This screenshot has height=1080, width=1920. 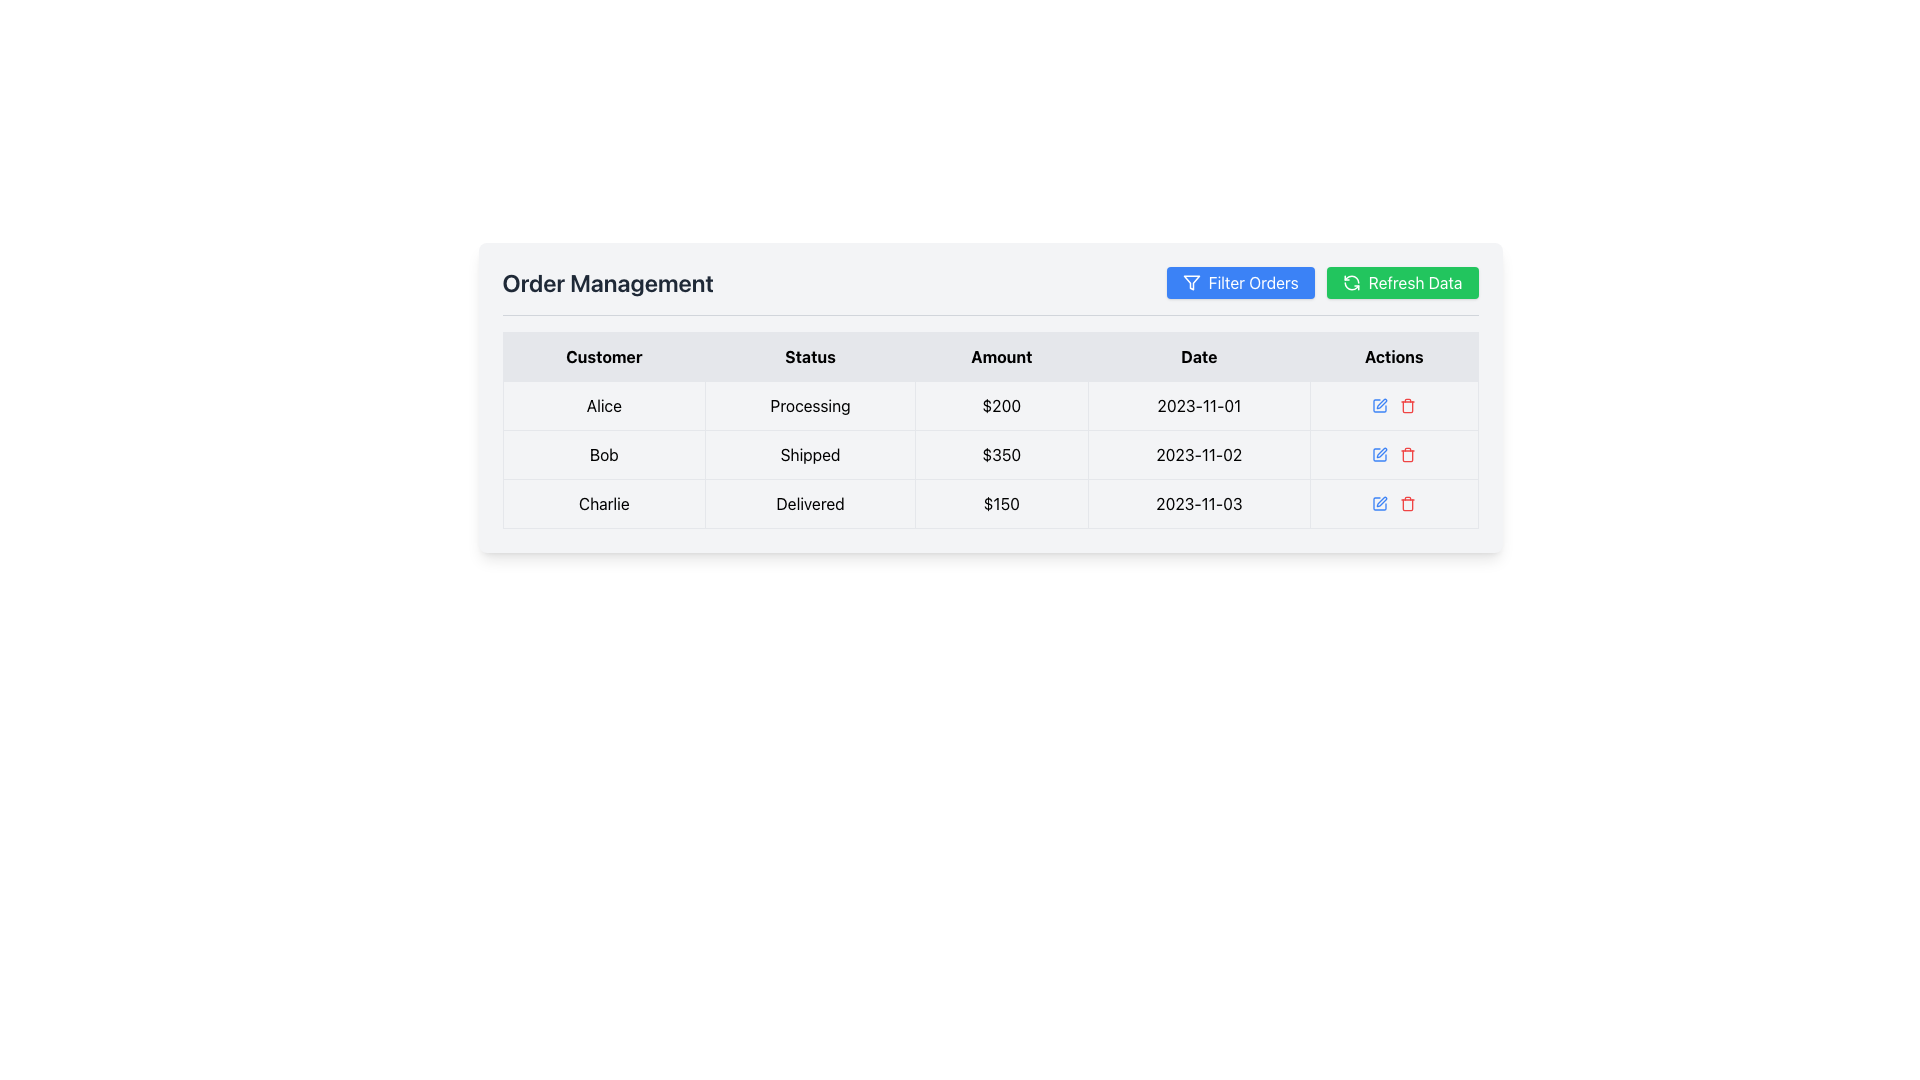 What do you see at coordinates (1381, 500) in the screenshot?
I see `the small, square-shaped graphic icon representing an editing action located in the 'Actions' column under the row for 'Charlie'` at bounding box center [1381, 500].